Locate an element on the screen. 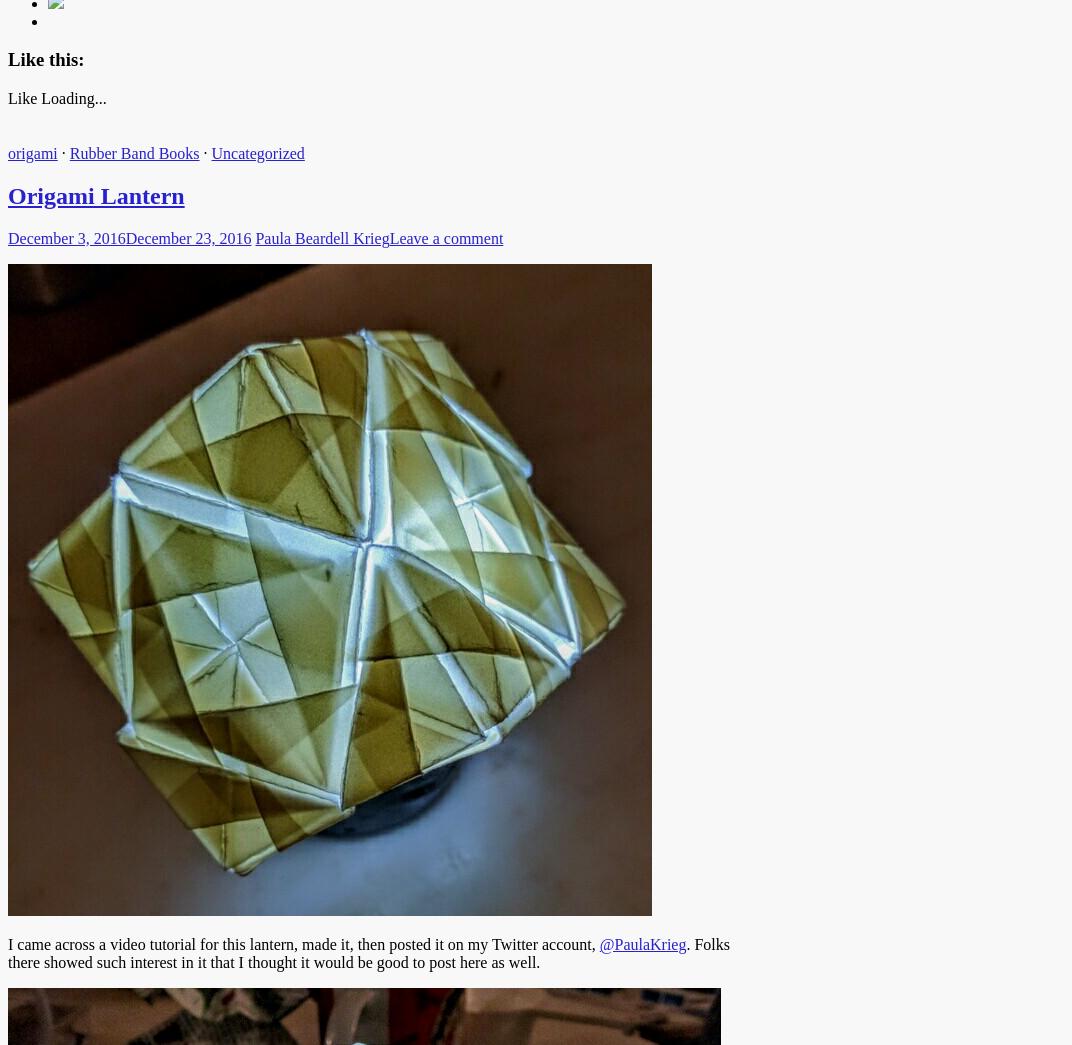 This screenshot has height=1045, width=1072. 'December 23, 2016' is located at coordinates (124, 236).